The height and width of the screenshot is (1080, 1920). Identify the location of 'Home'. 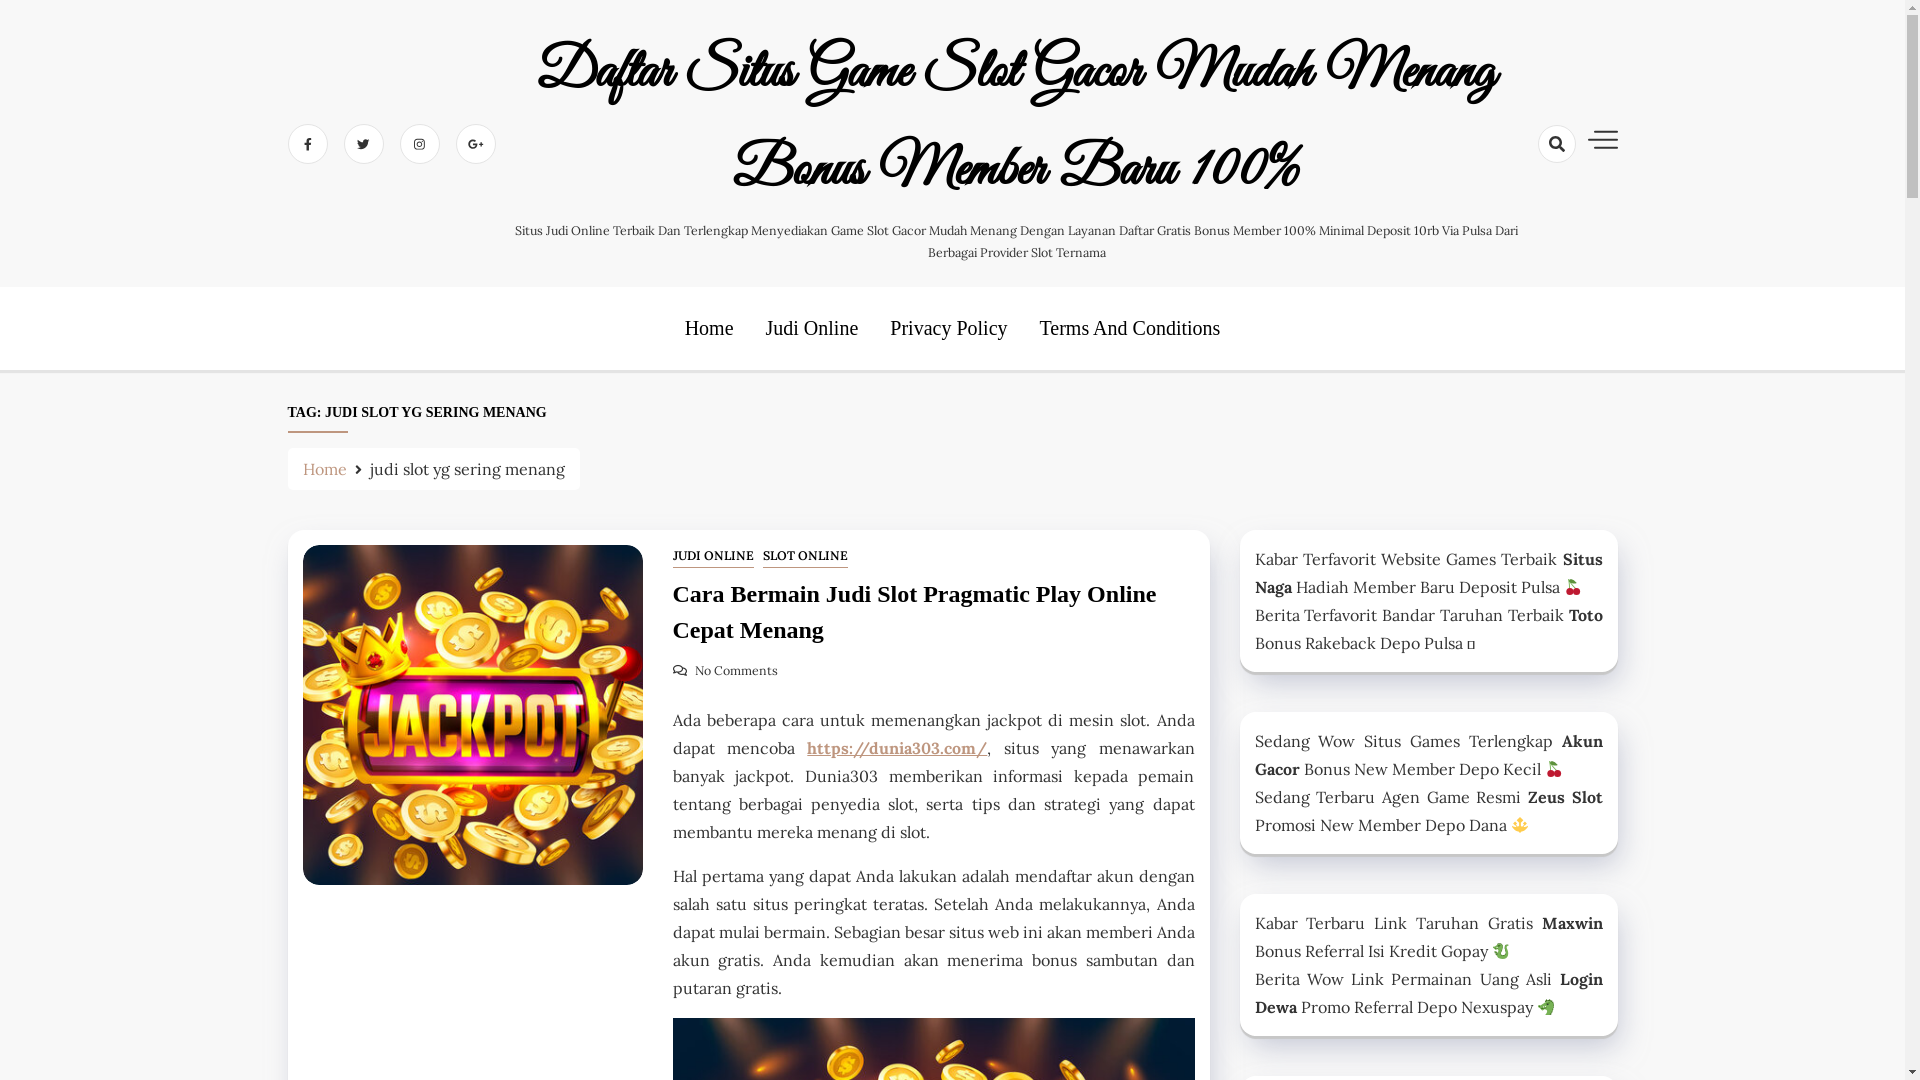
(709, 327).